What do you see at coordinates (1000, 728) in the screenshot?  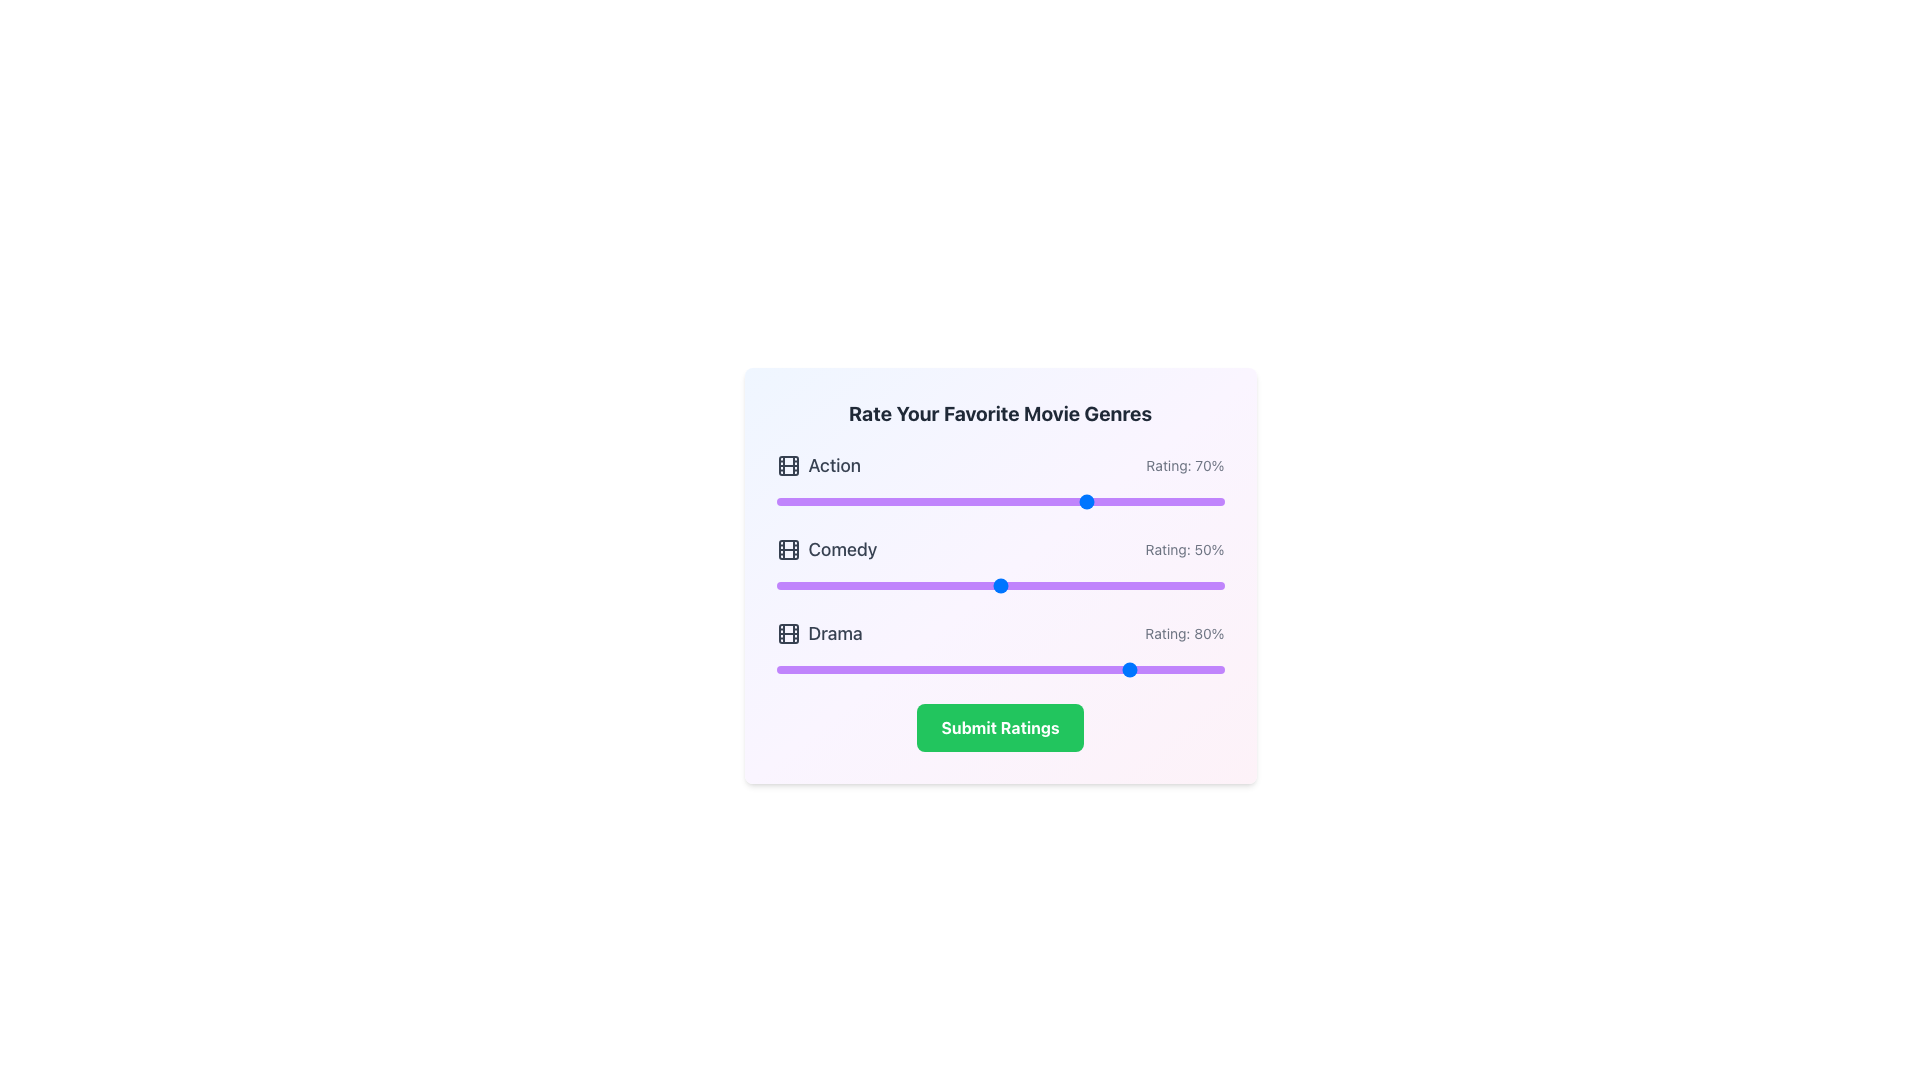 I see `the submit button located at the bottom center of the interface` at bounding box center [1000, 728].